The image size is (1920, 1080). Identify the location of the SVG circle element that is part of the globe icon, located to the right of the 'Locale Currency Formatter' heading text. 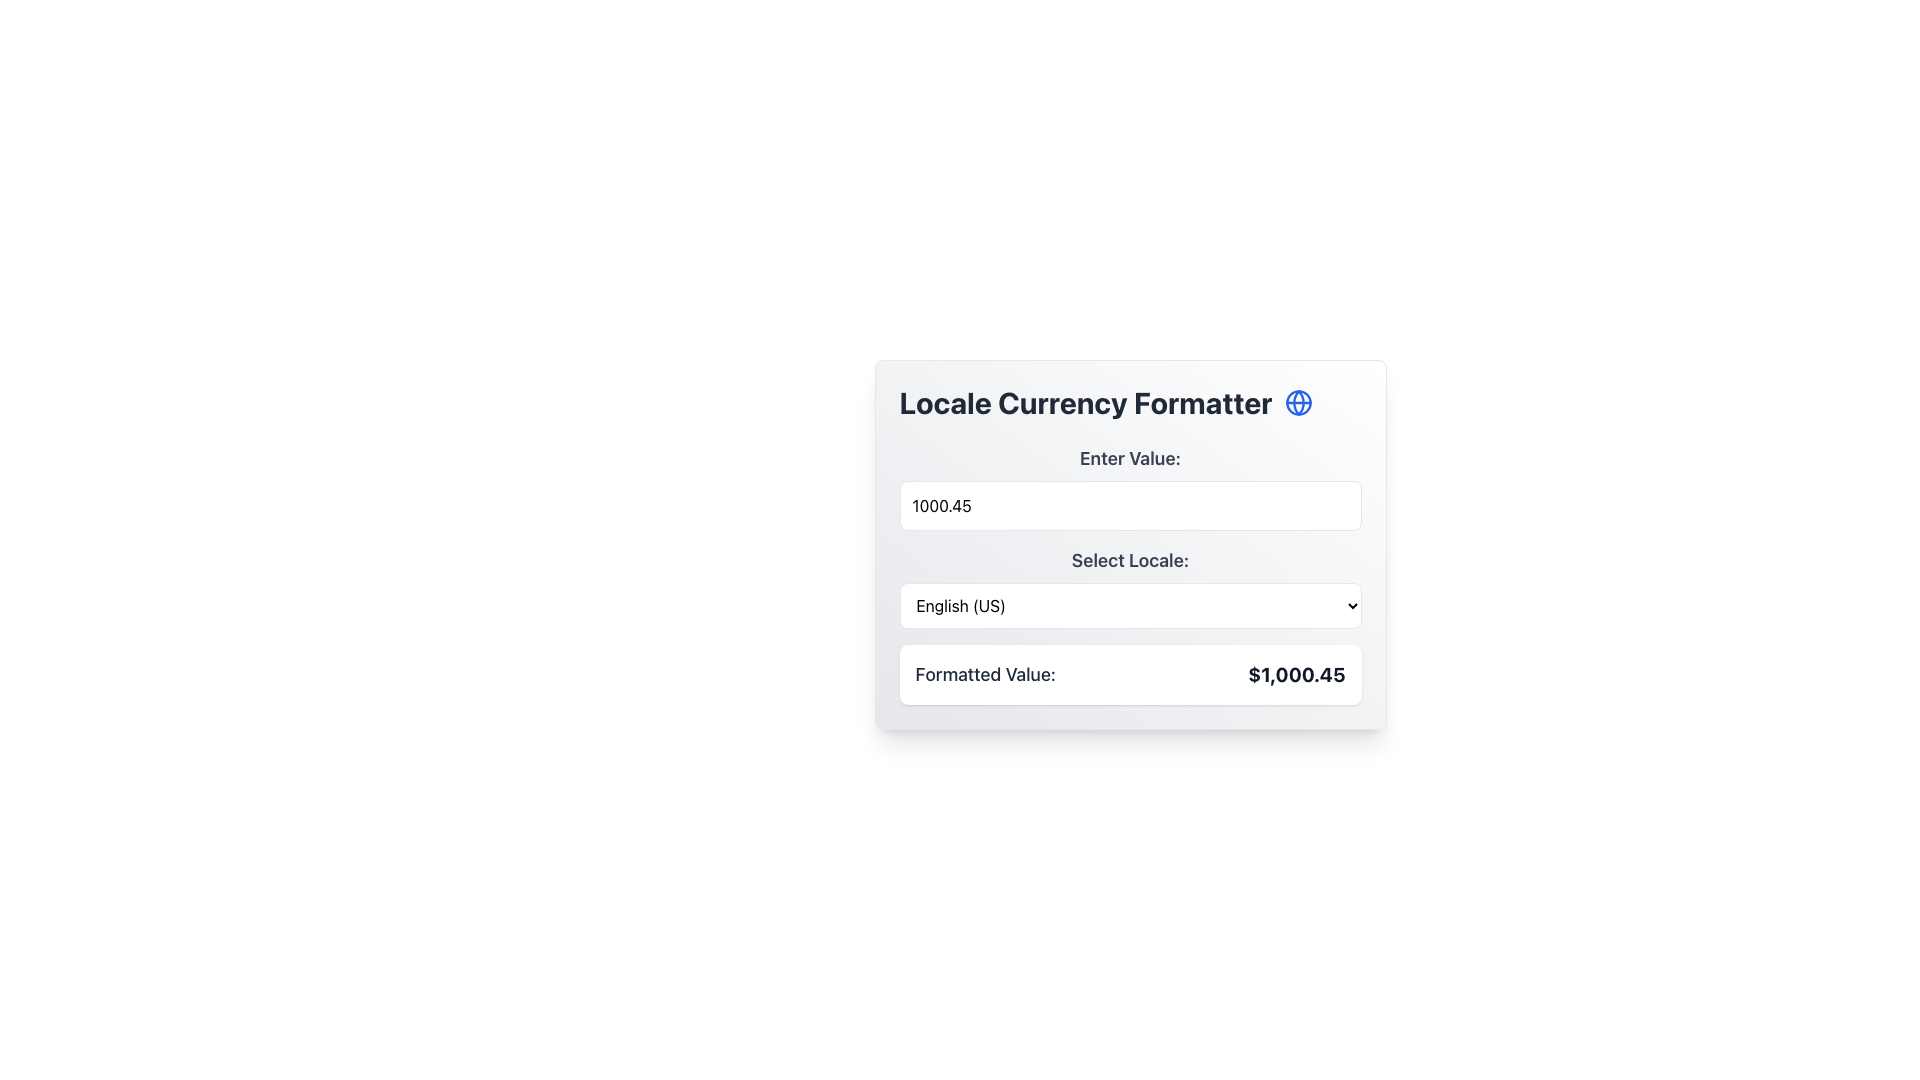
(1298, 402).